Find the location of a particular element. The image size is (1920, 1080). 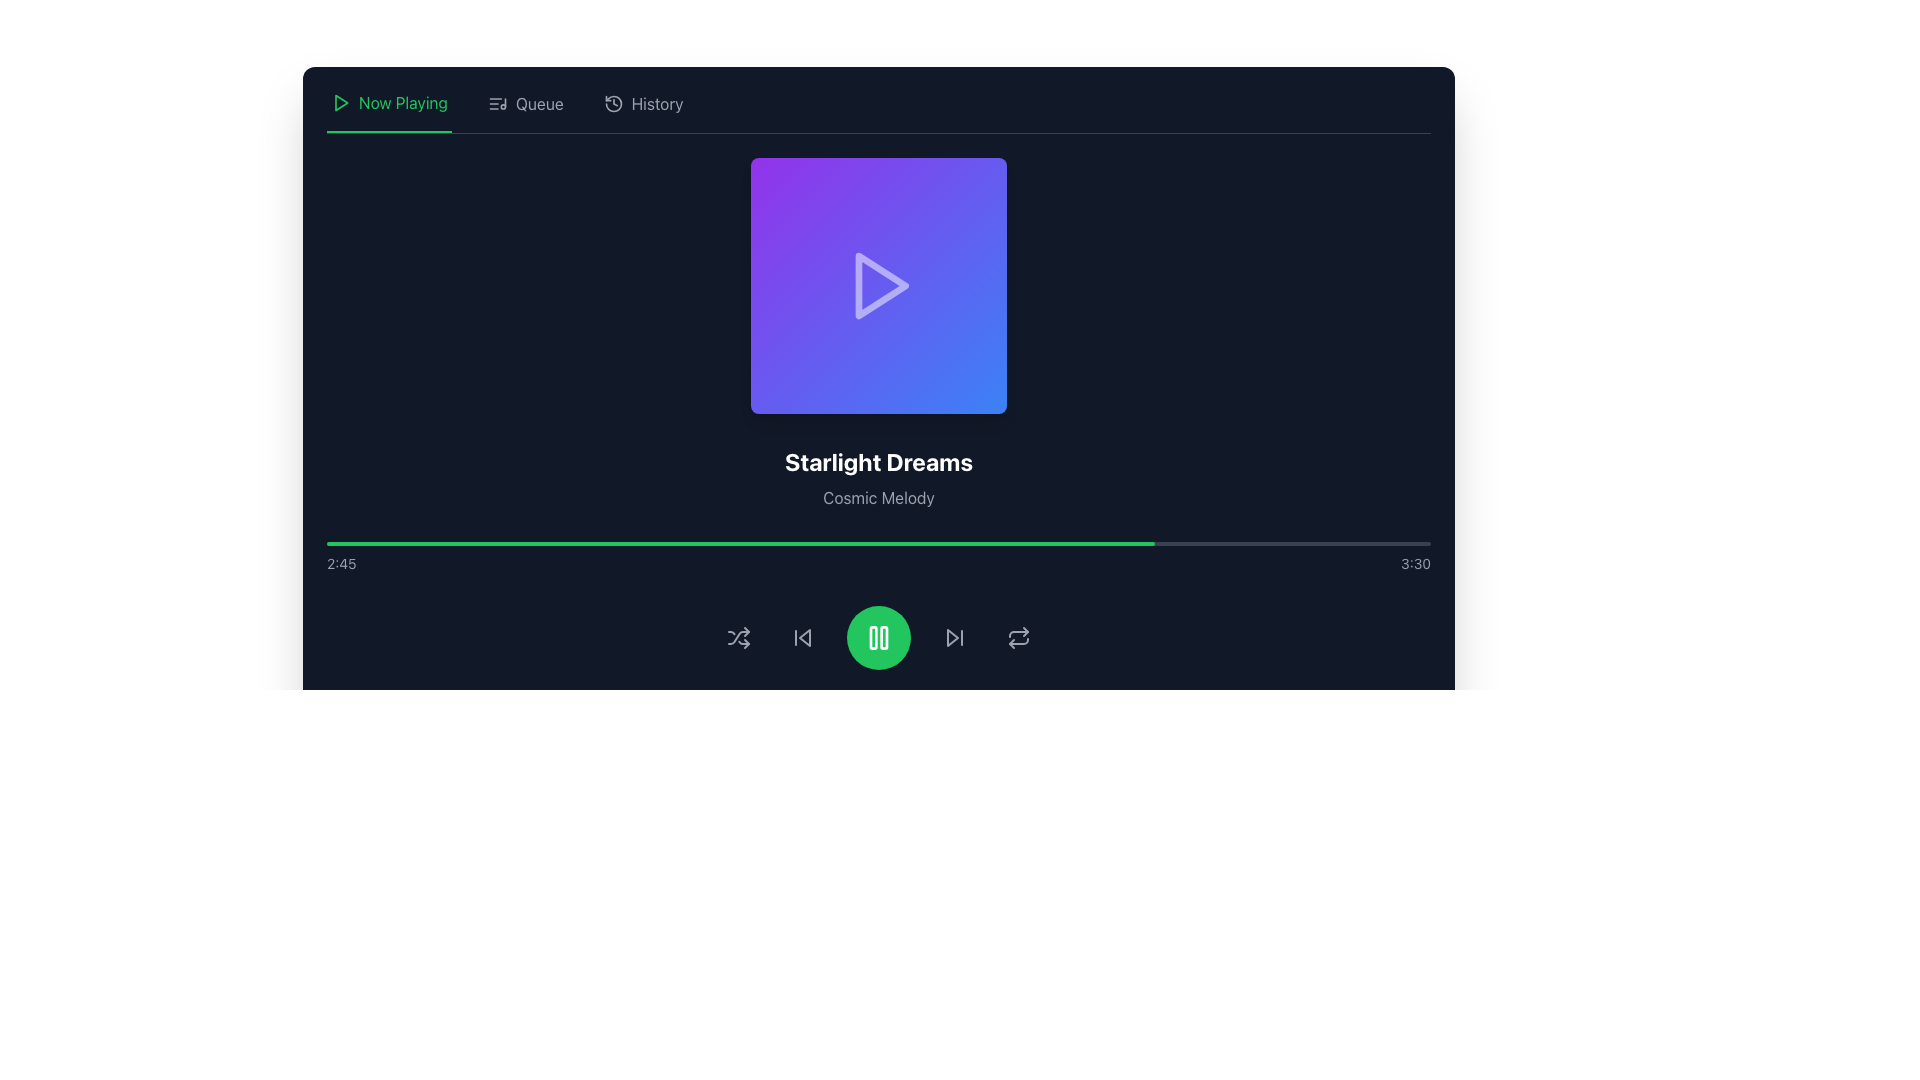

the repeat action button, which is an icon with two arrows forming a circular pattern located to the right of the control buttons in the bottom control bar is located at coordinates (1018, 637).